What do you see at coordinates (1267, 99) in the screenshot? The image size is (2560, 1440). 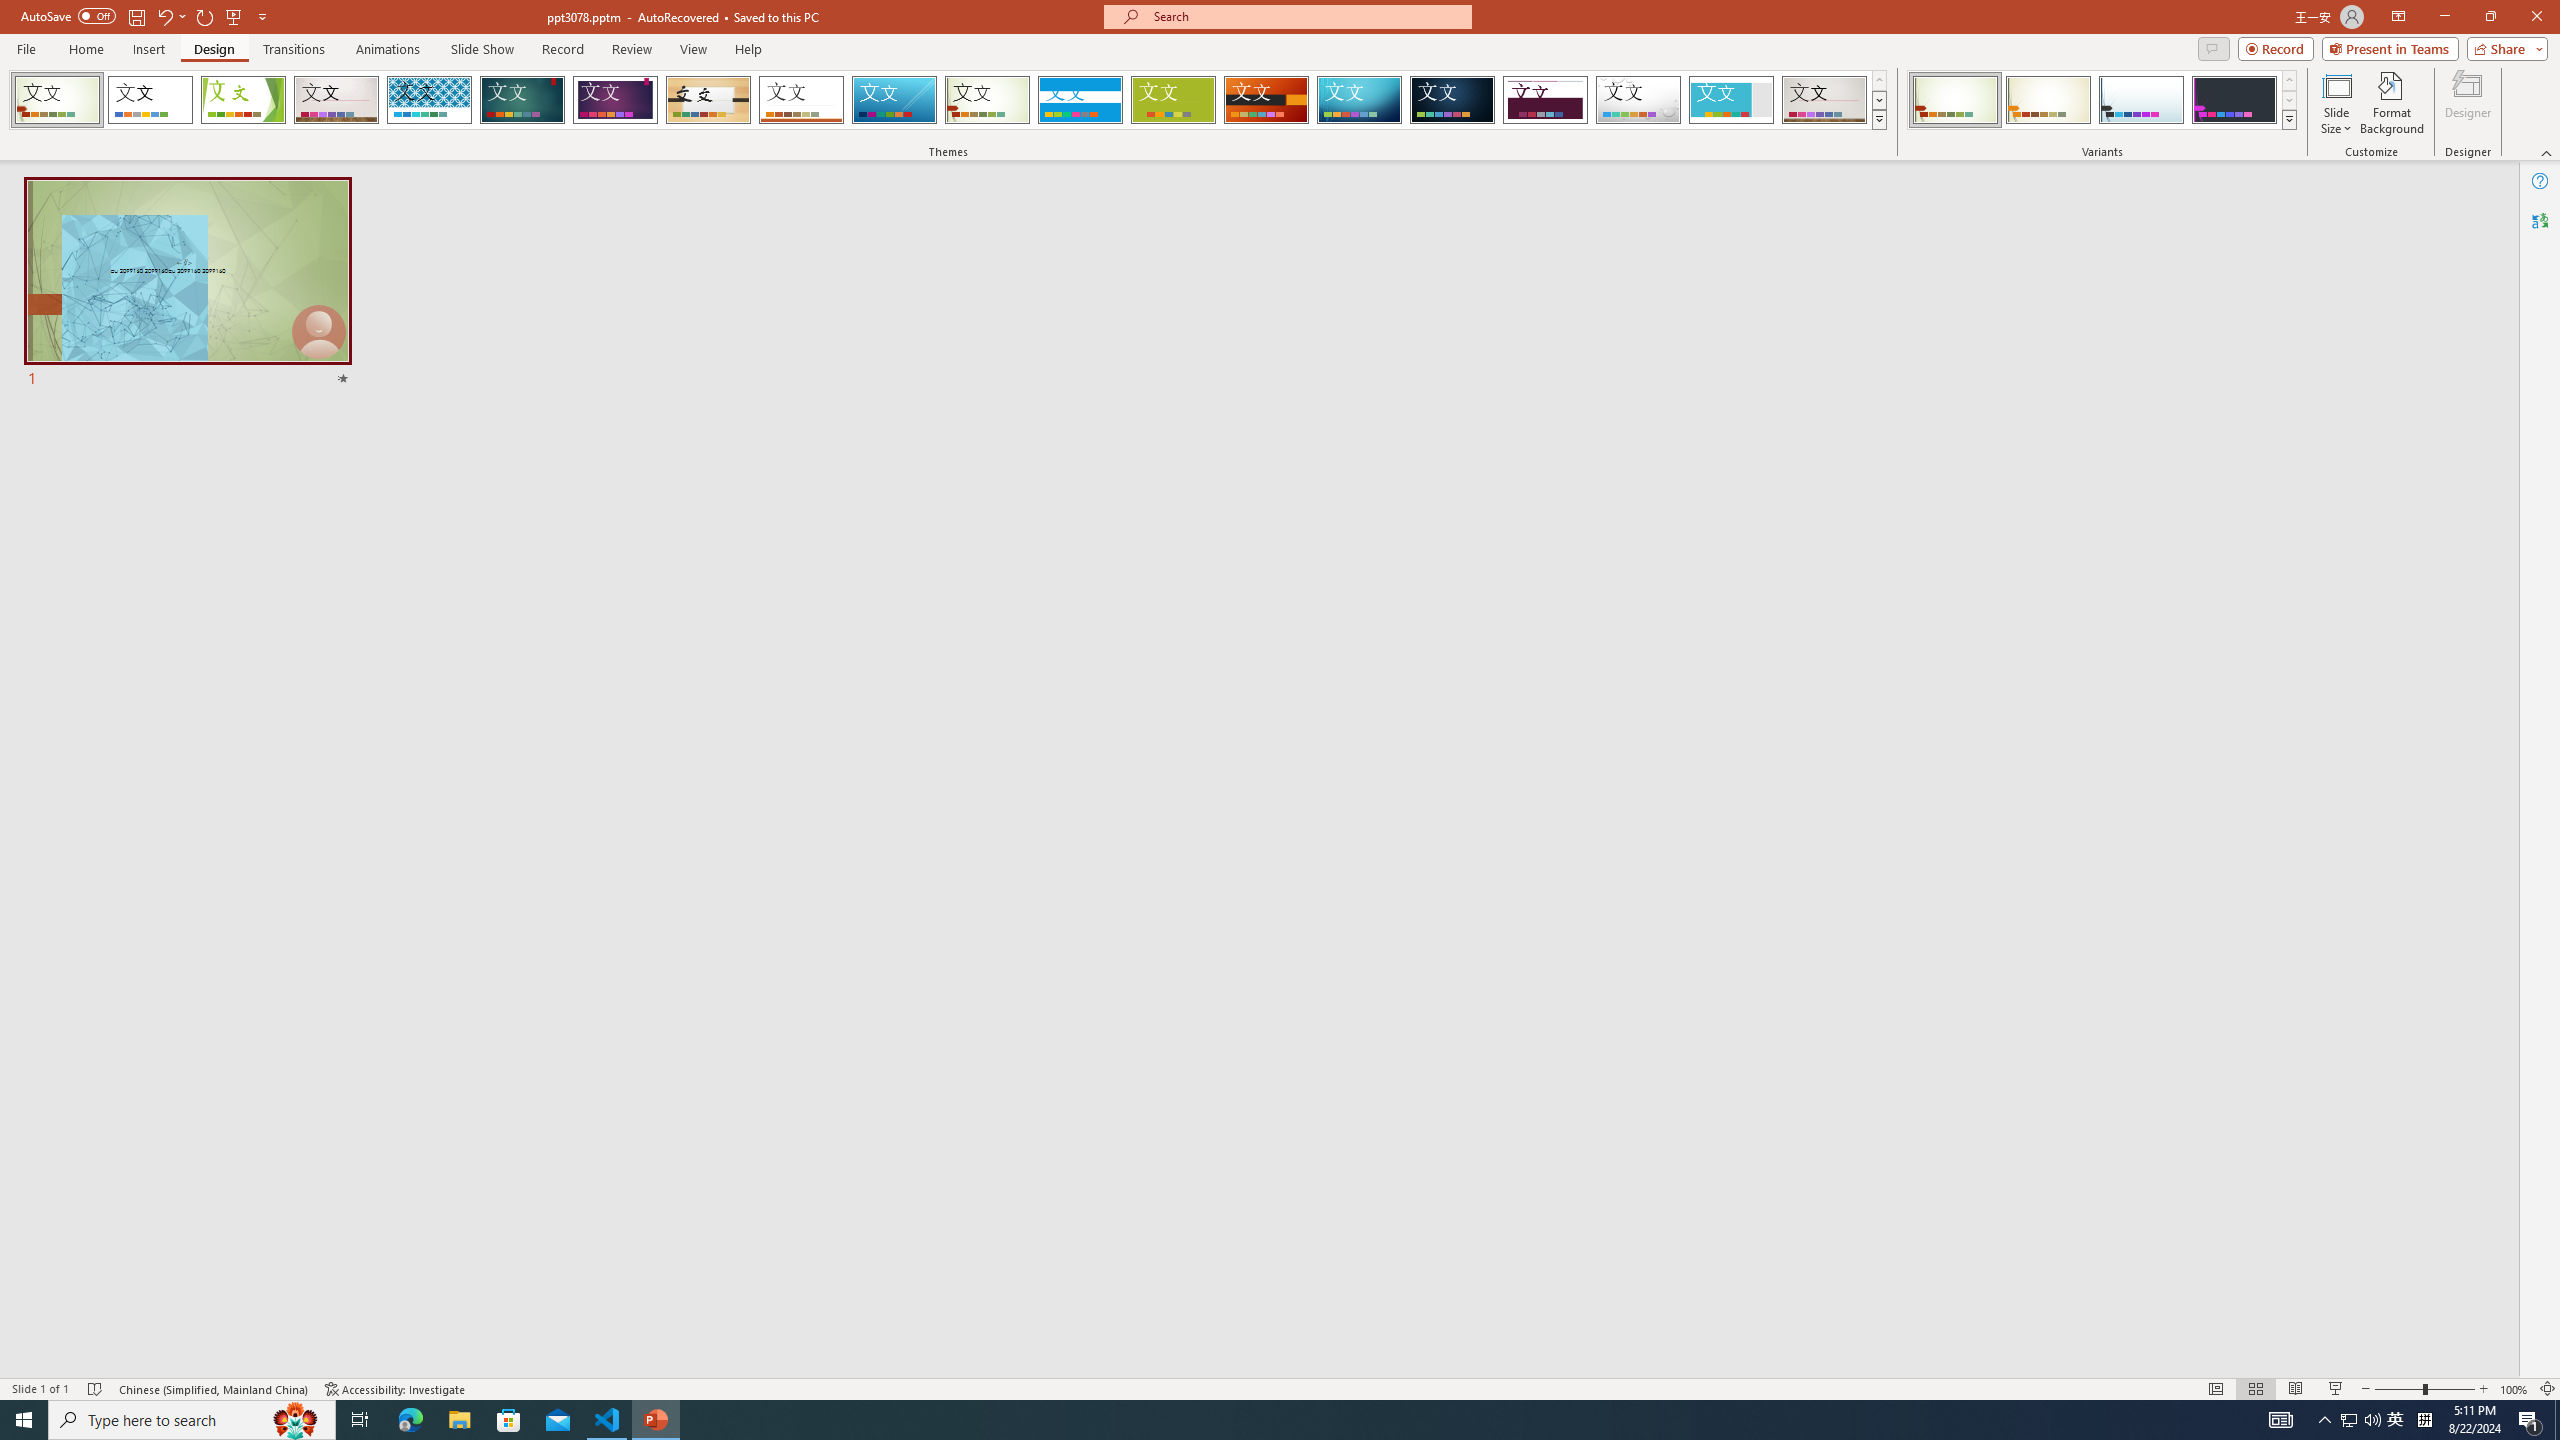 I see `'Berlin'` at bounding box center [1267, 99].